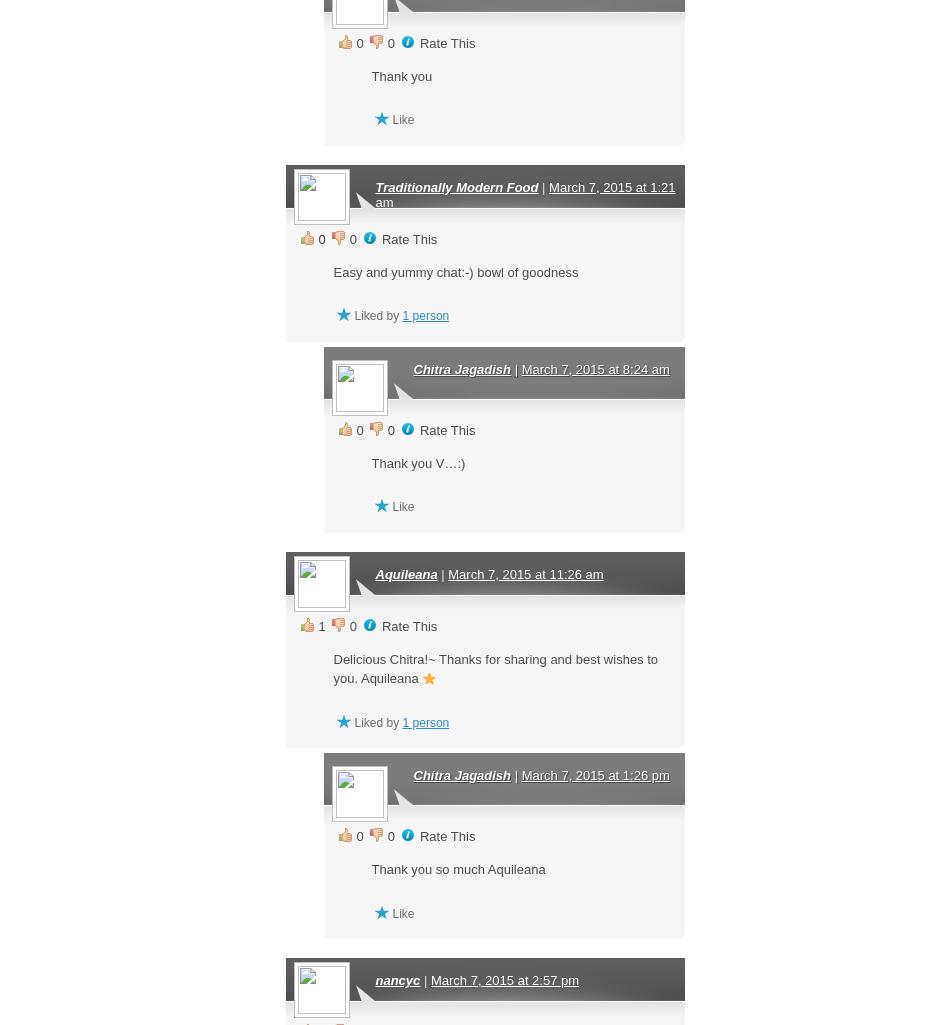 The width and height of the screenshot is (940, 1025). What do you see at coordinates (373, 194) in the screenshot?
I see `'March 7, 2015 at 1:21 am'` at bounding box center [373, 194].